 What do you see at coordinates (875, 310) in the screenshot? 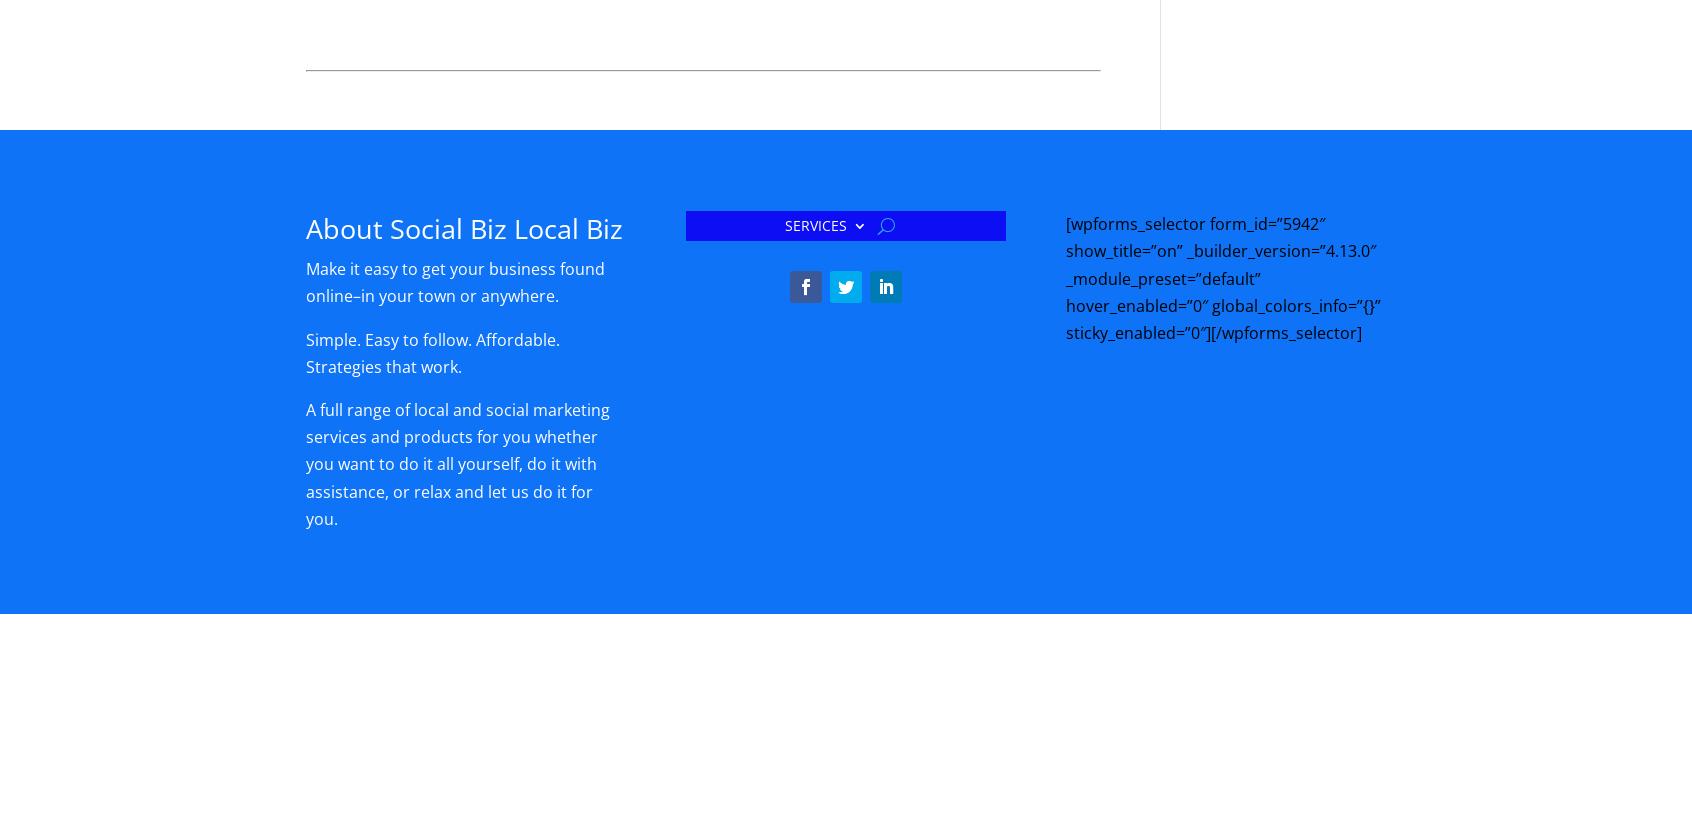
I see `'KickStart! Services: KickStart! Your Marketing'` at bounding box center [875, 310].